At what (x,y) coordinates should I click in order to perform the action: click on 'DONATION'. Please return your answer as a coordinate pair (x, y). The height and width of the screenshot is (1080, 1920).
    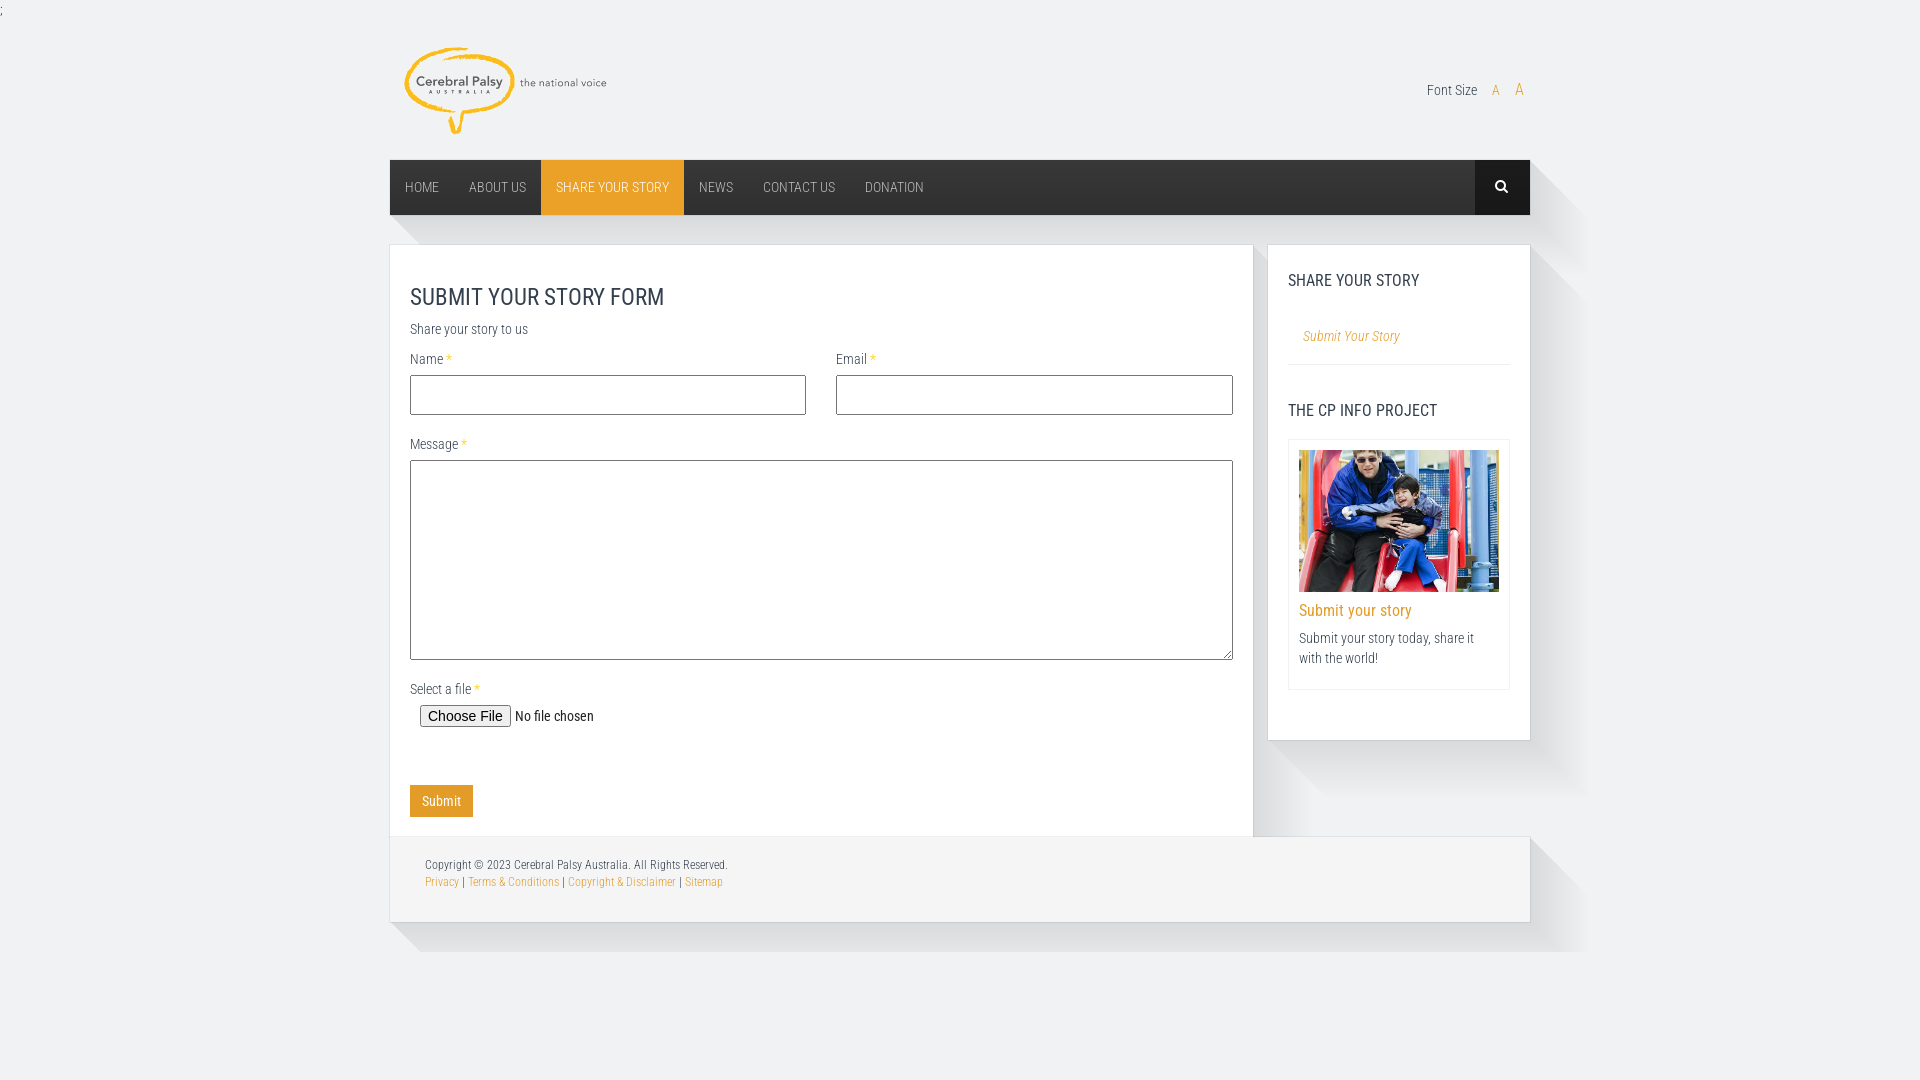
    Looking at the image, I should click on (893, 187).